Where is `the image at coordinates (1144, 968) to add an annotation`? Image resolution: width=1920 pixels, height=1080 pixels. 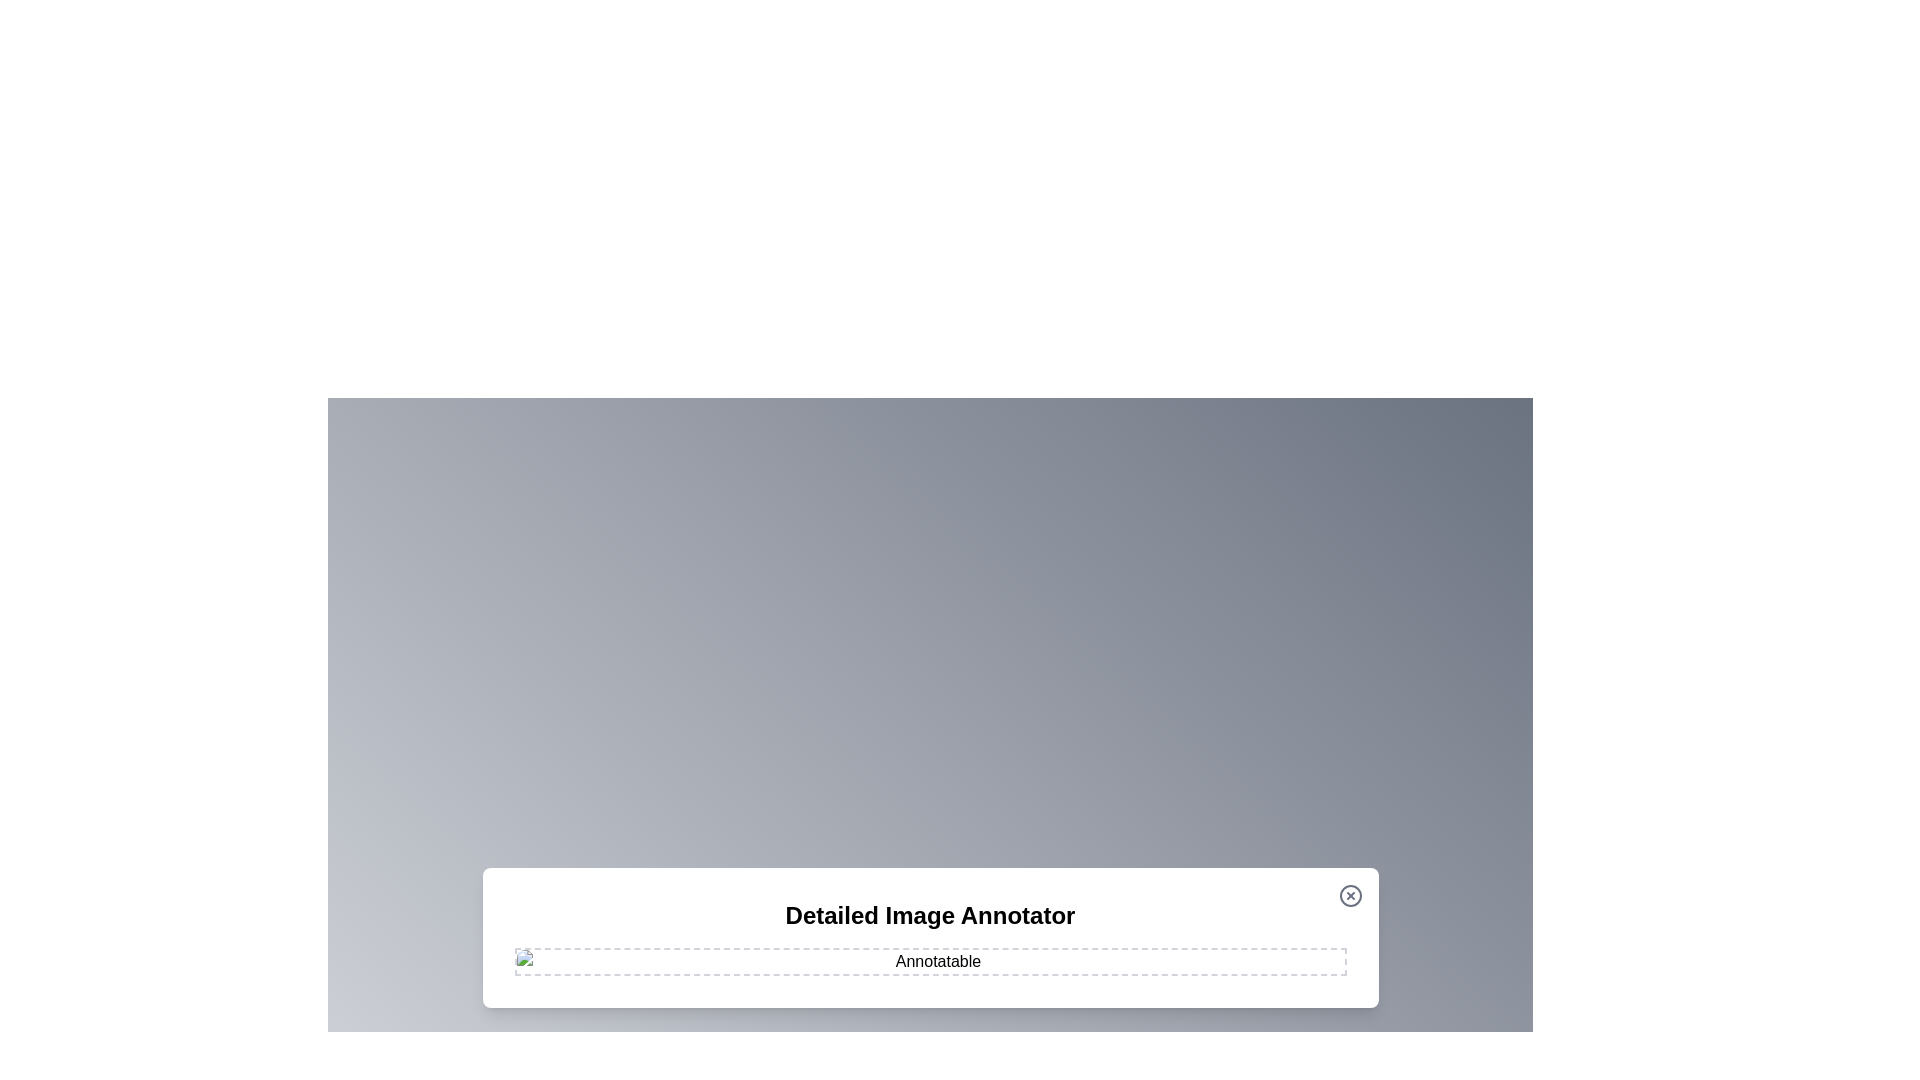 the image at coordinates (1144, 968) to add an annotation is located at coordinates (1143, 967).